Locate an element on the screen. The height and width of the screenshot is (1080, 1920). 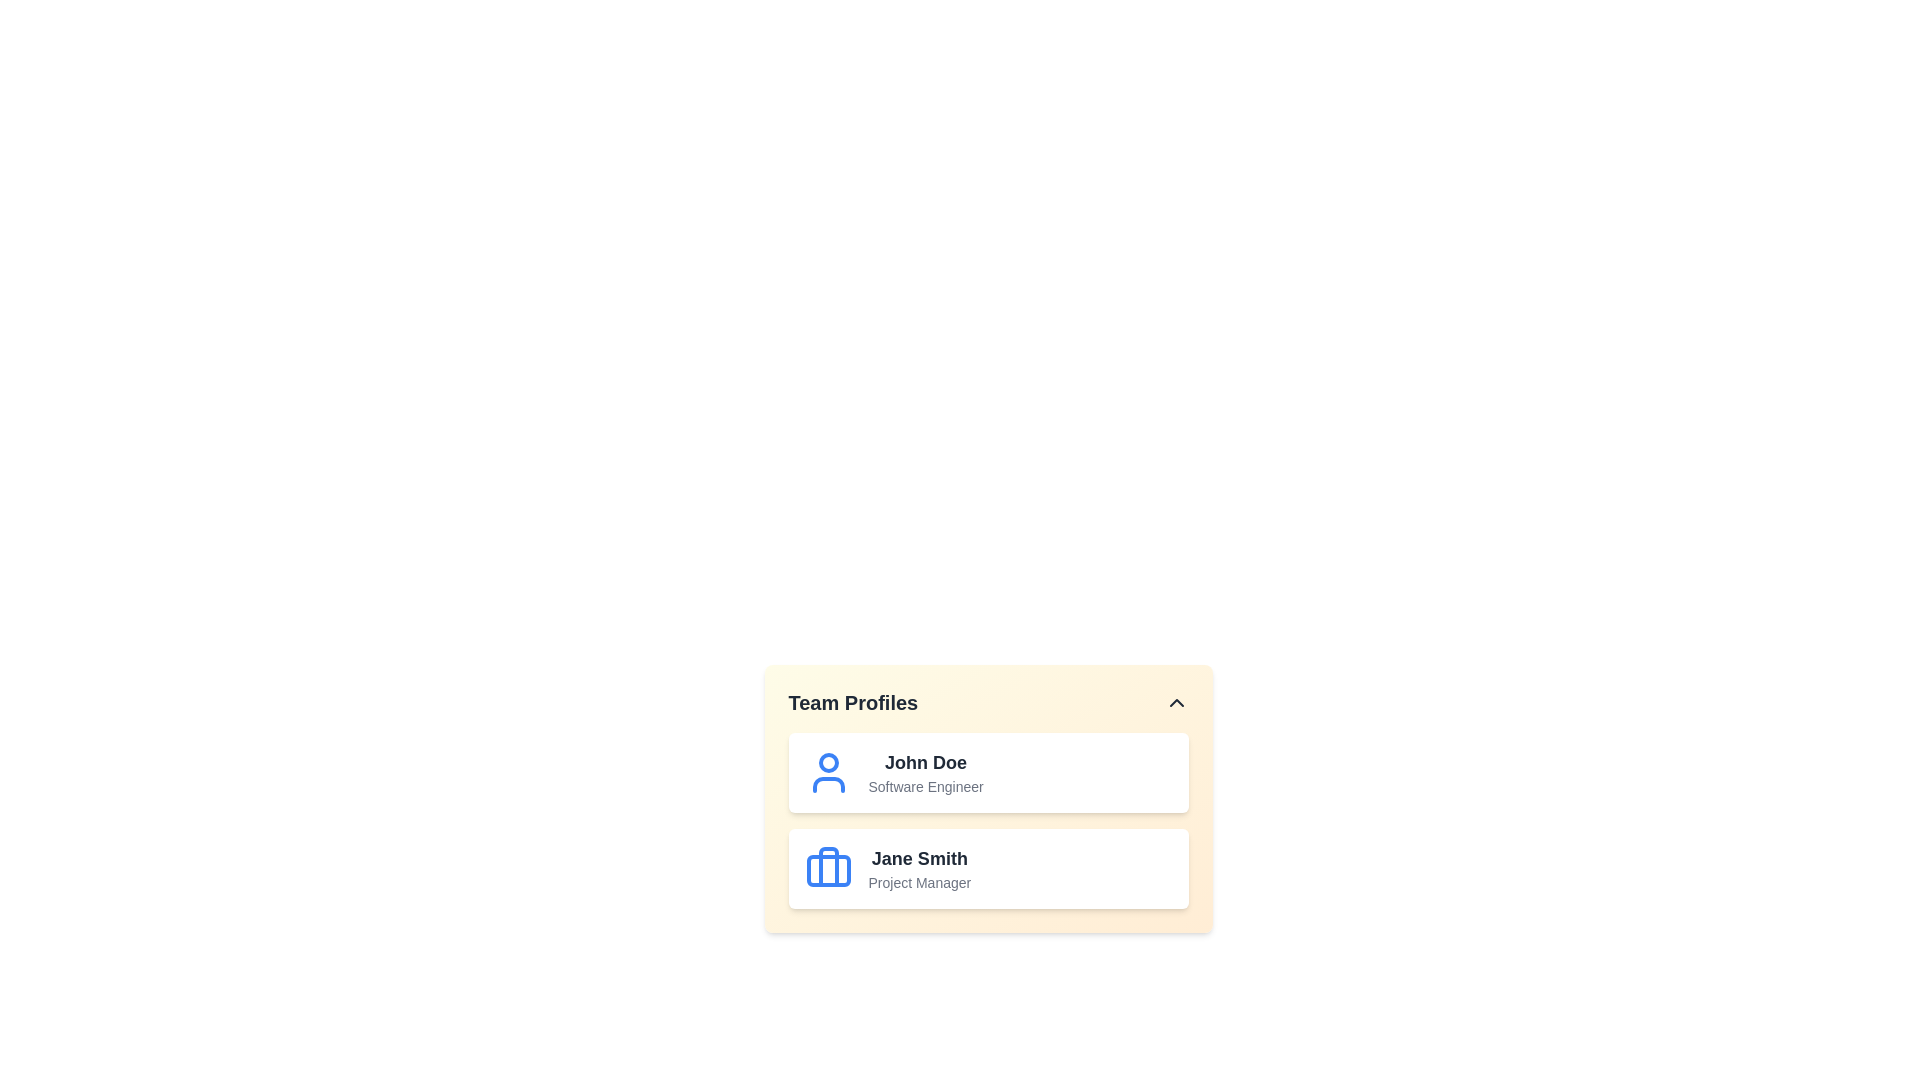
the briefcase icon associated with 'Jane Smith', the Project Manager, in the second profile block is located at coordinates (828, 870).